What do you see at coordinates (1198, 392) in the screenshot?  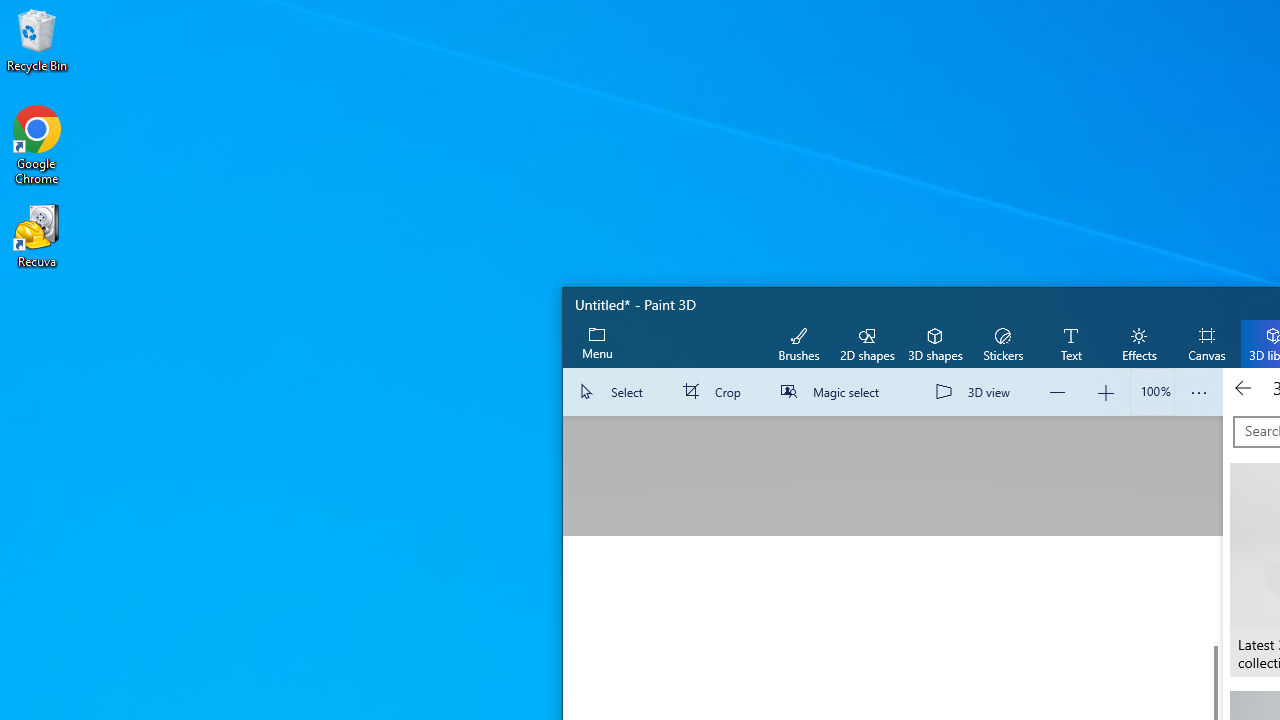 I see `'View more options'` at bounding box center [1198, 392].